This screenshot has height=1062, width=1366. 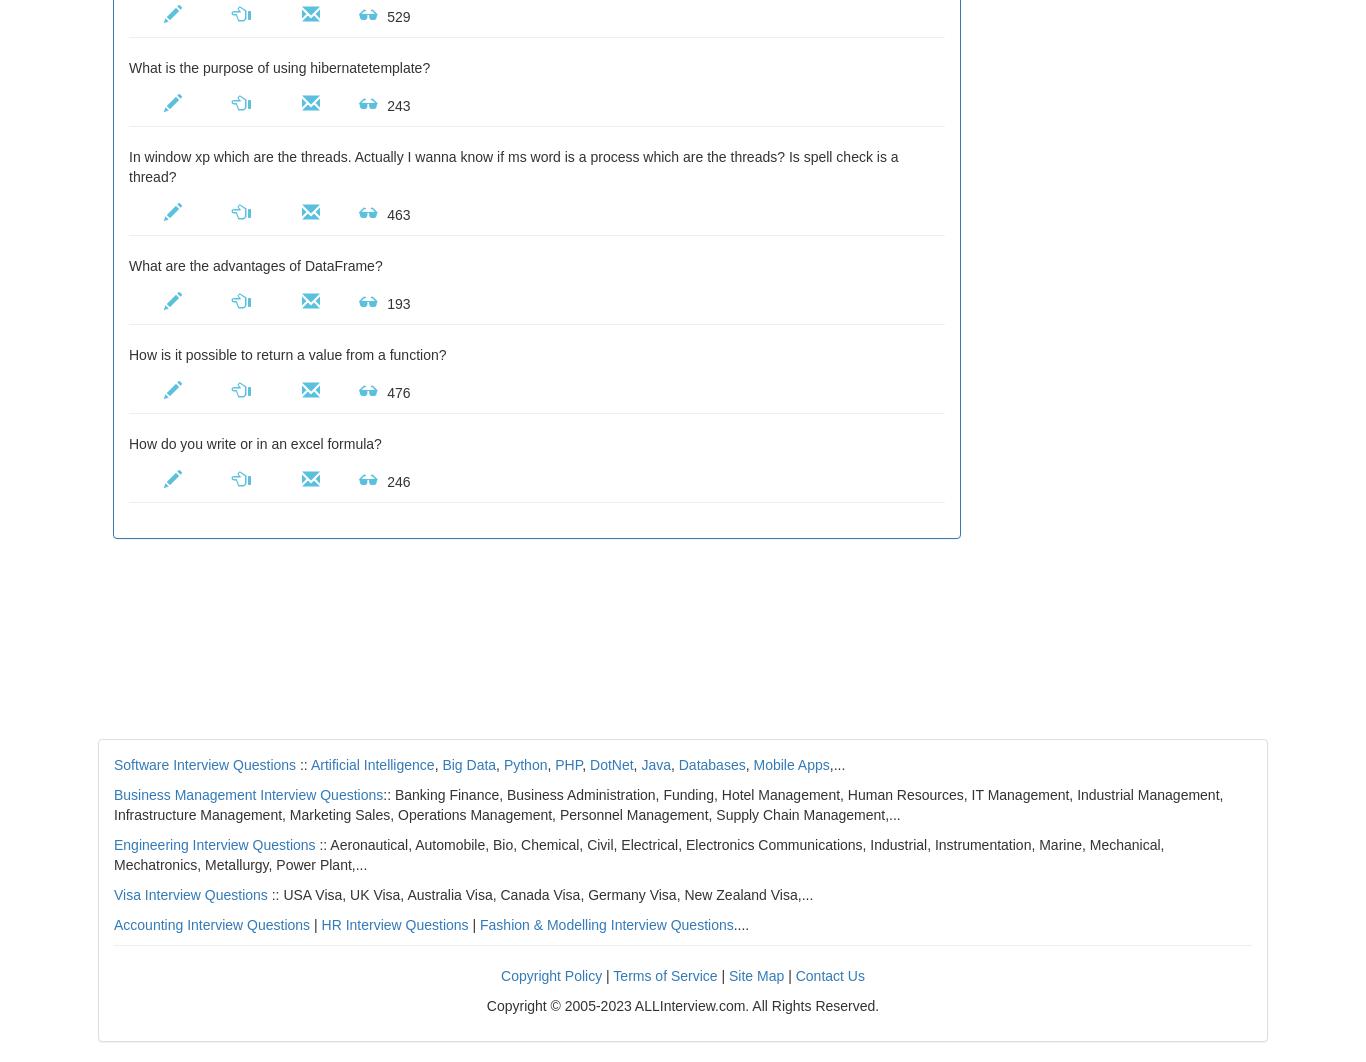 I want to click on 'Databases', so click(x=711, y=764).